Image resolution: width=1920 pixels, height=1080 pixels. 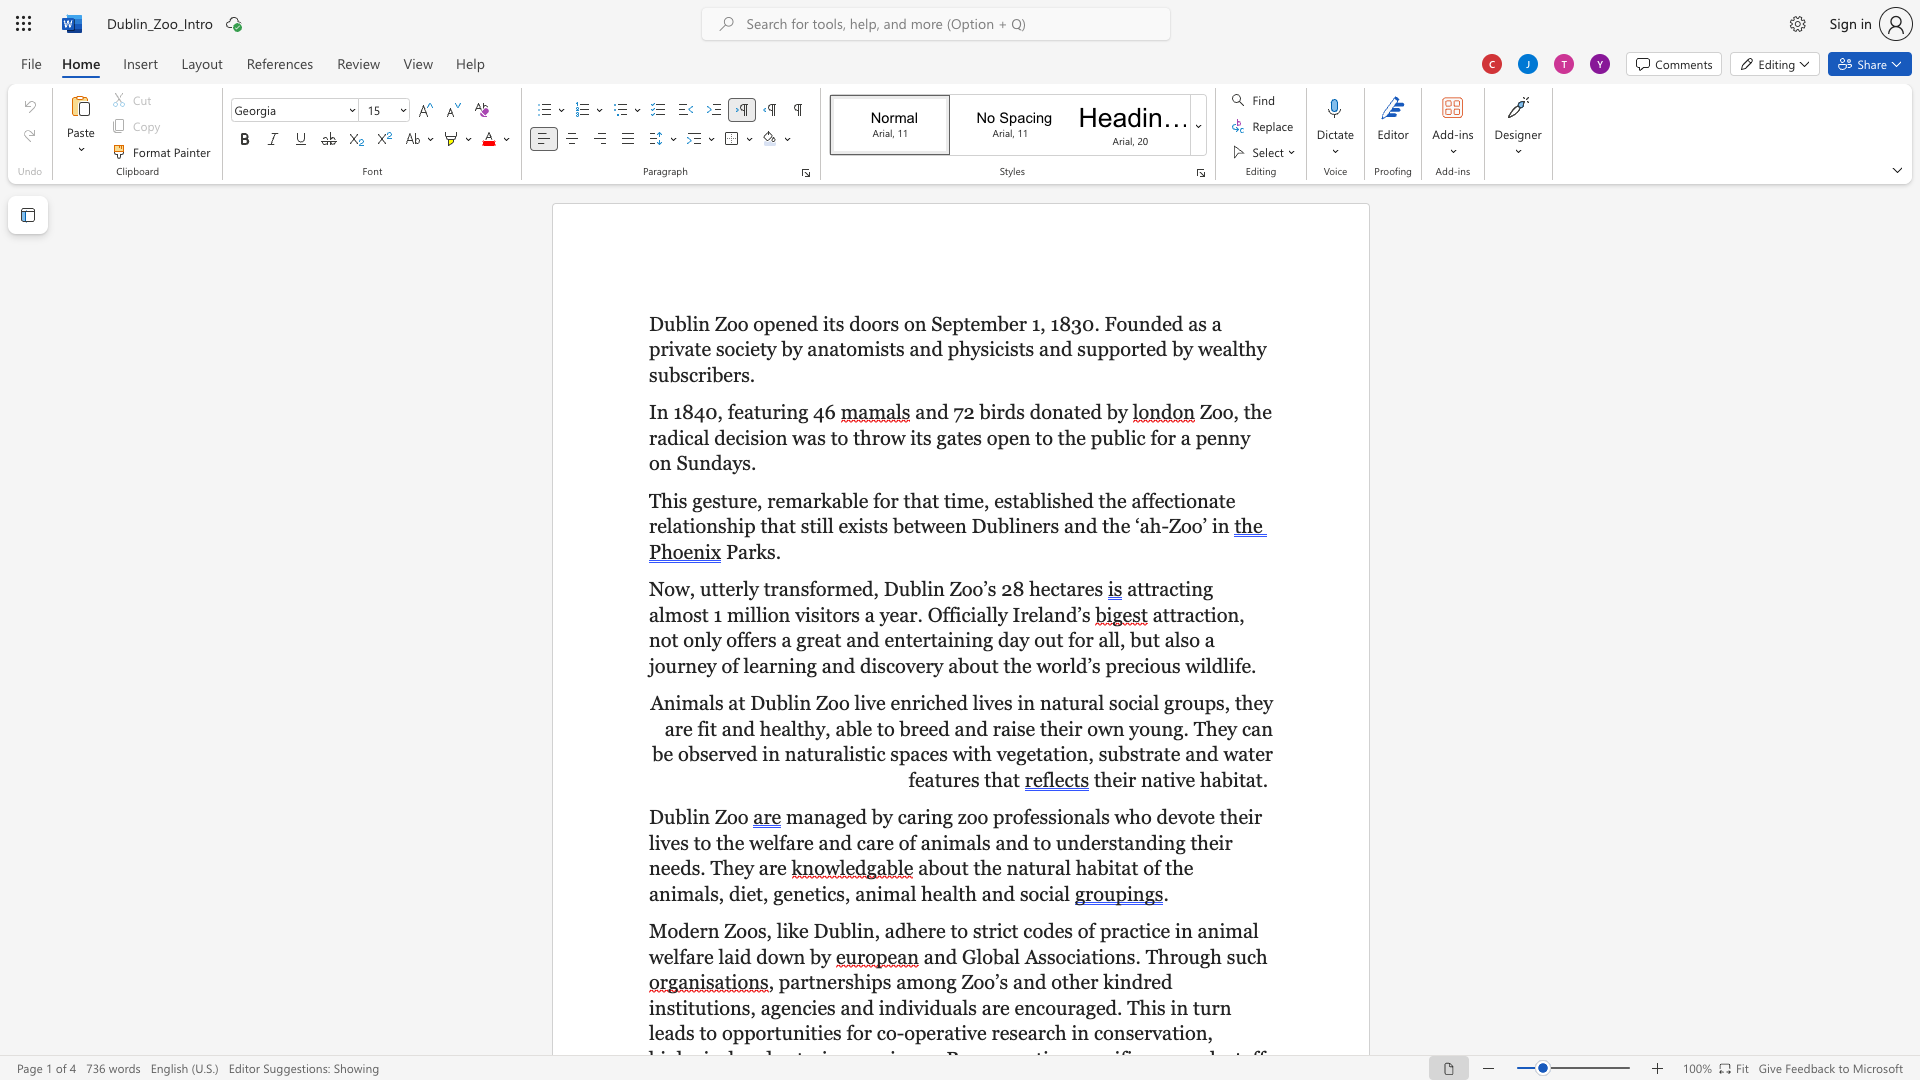 I want to click on the 2th character "e" in the text, so click(x=1033, y=613).